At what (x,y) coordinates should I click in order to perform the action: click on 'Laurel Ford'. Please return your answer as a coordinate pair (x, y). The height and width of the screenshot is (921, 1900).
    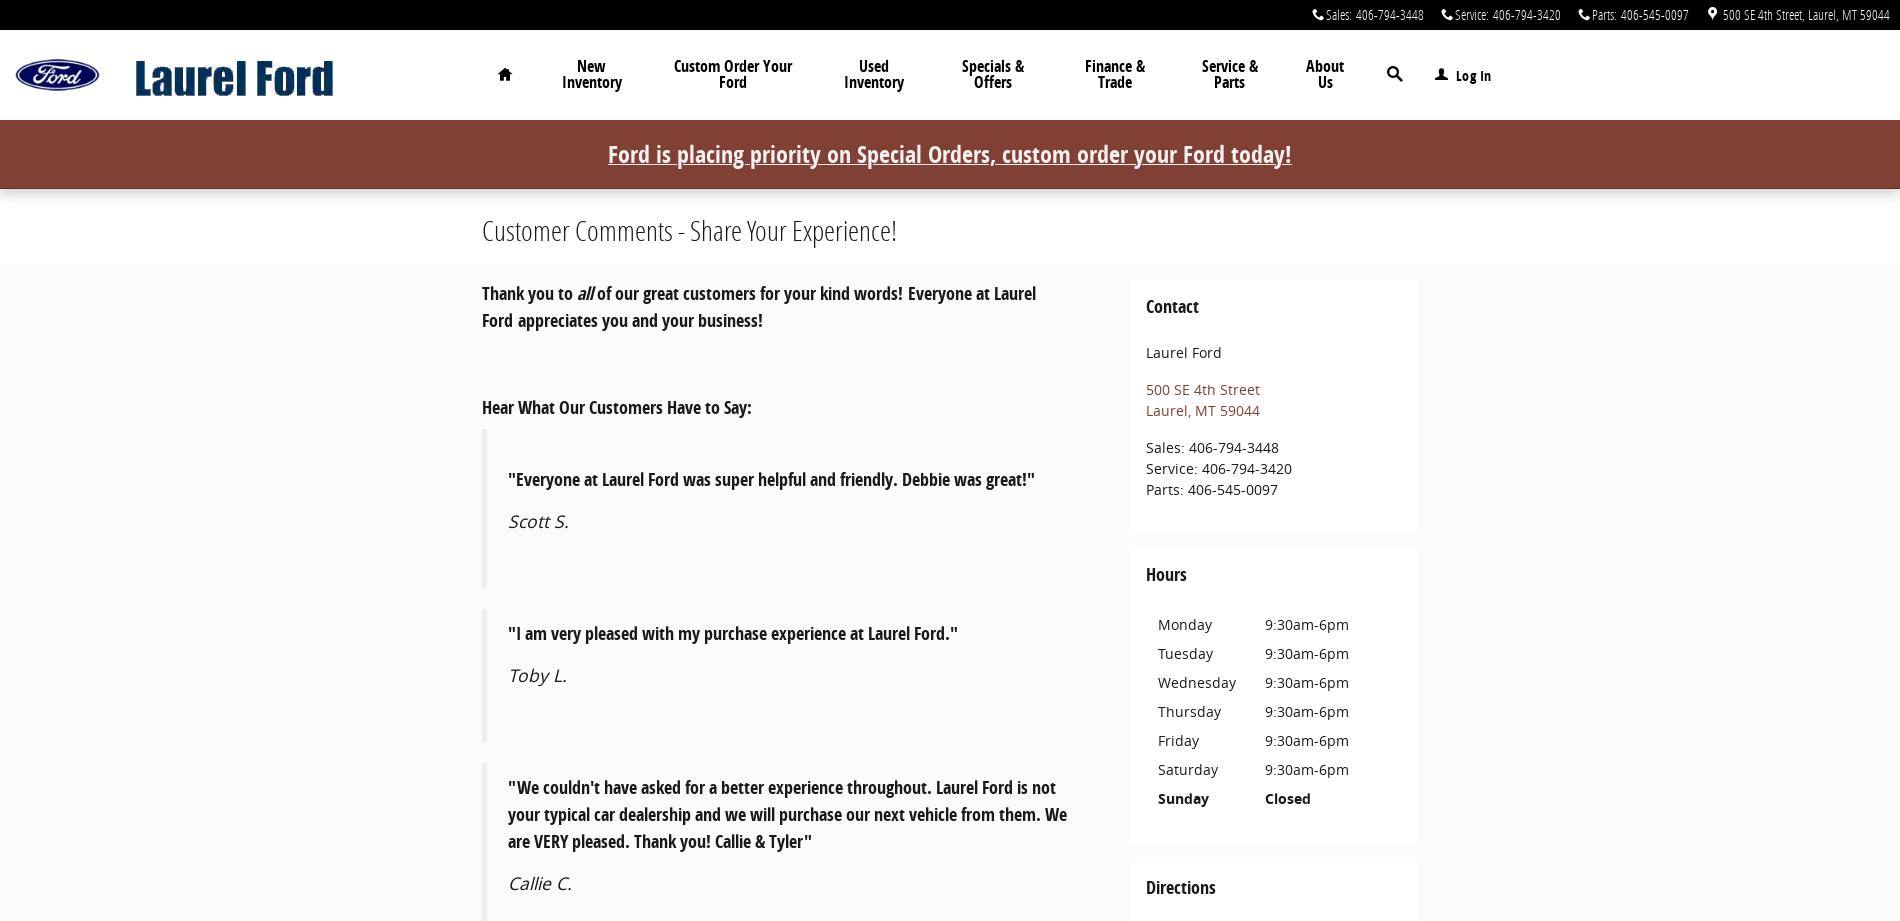
    Looking at the image, I should click on (1184, 351).